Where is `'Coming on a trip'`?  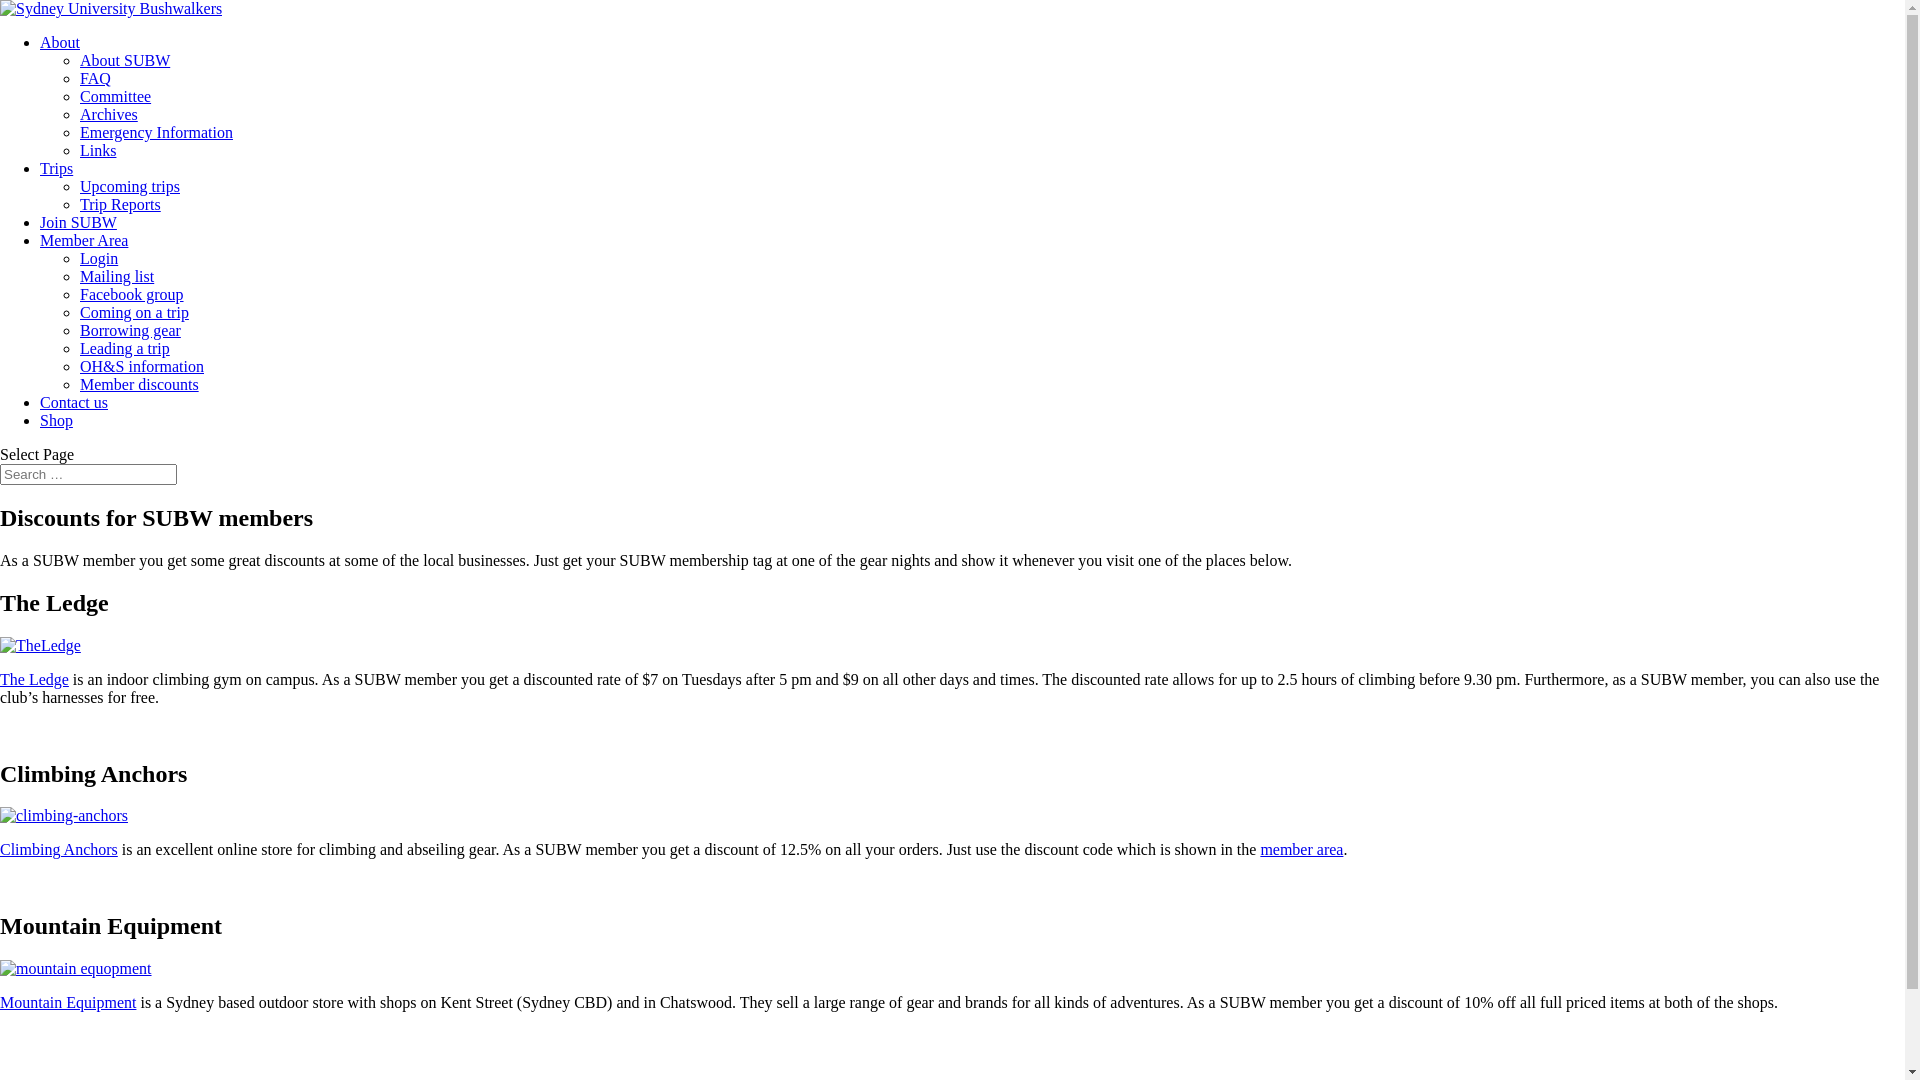 'Coming on a trip' is located at coordinates (80, 312).